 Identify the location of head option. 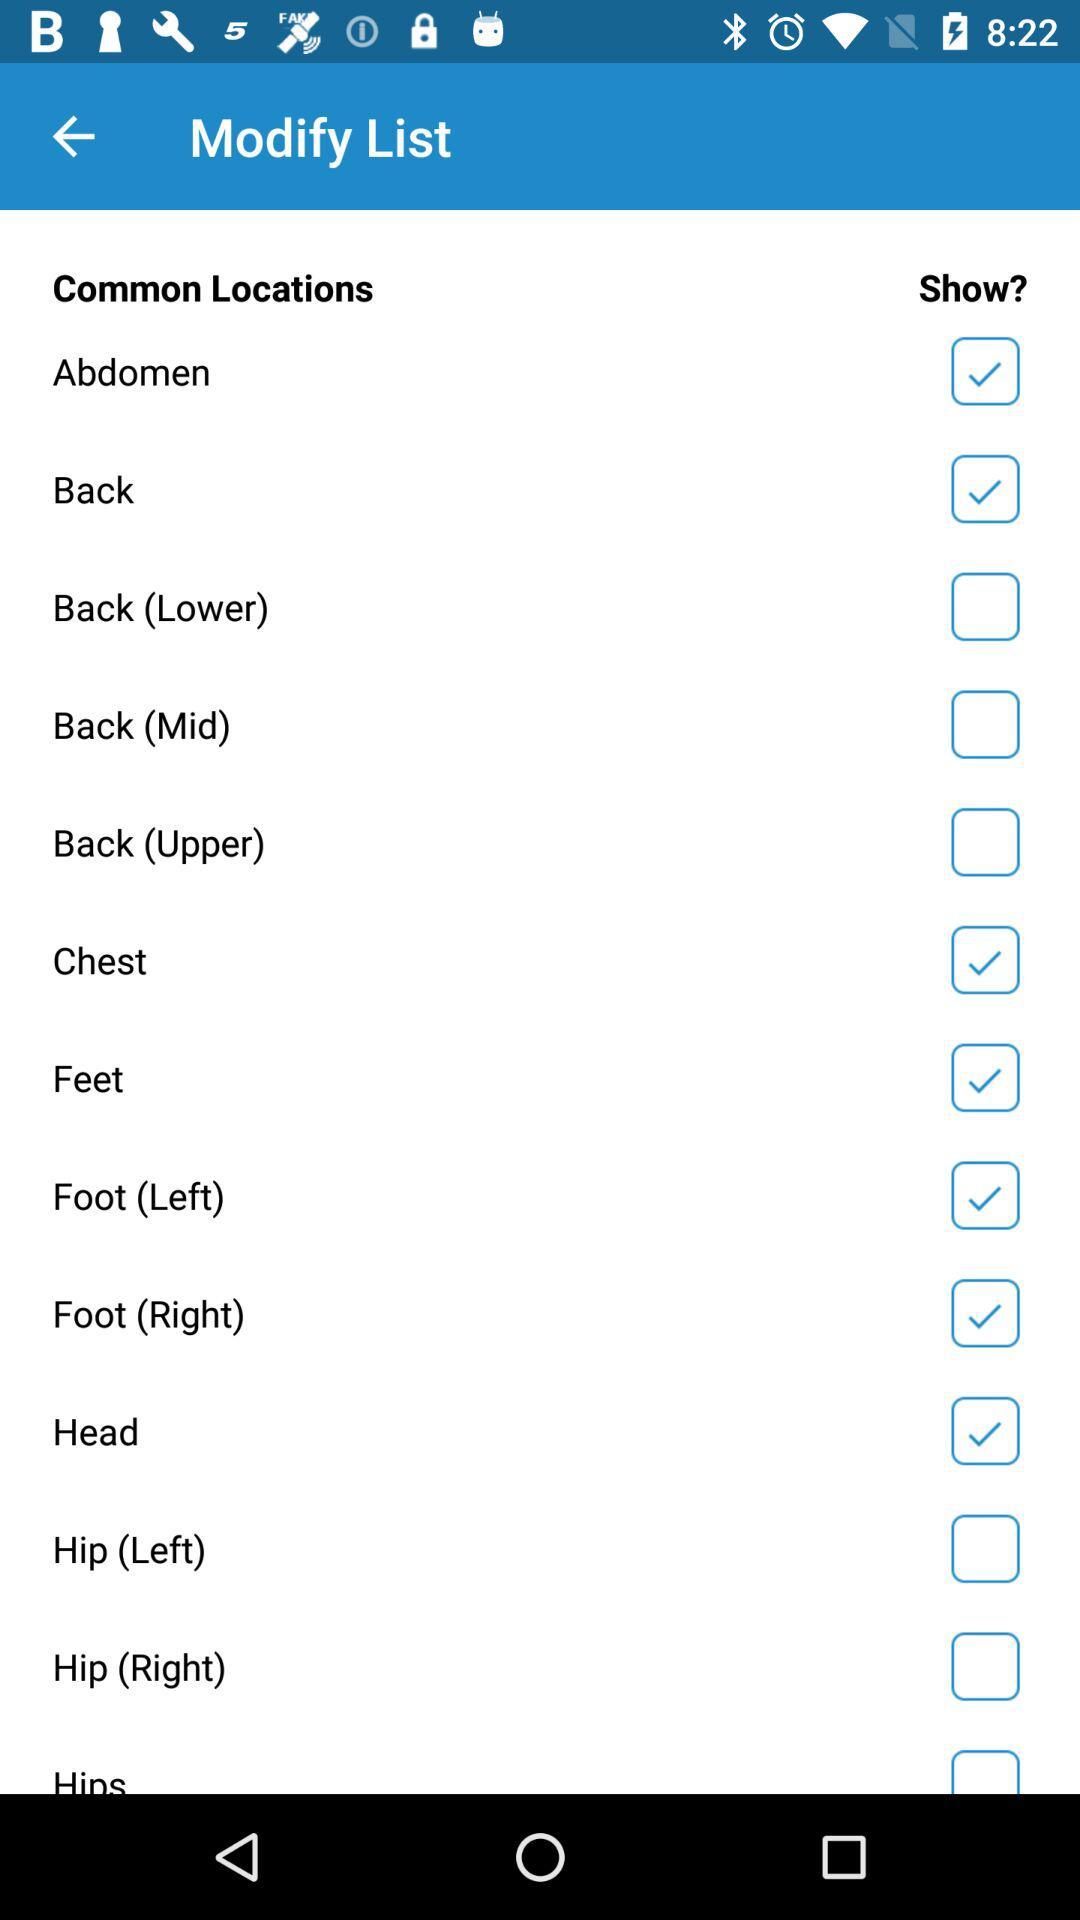
(984, 1429).